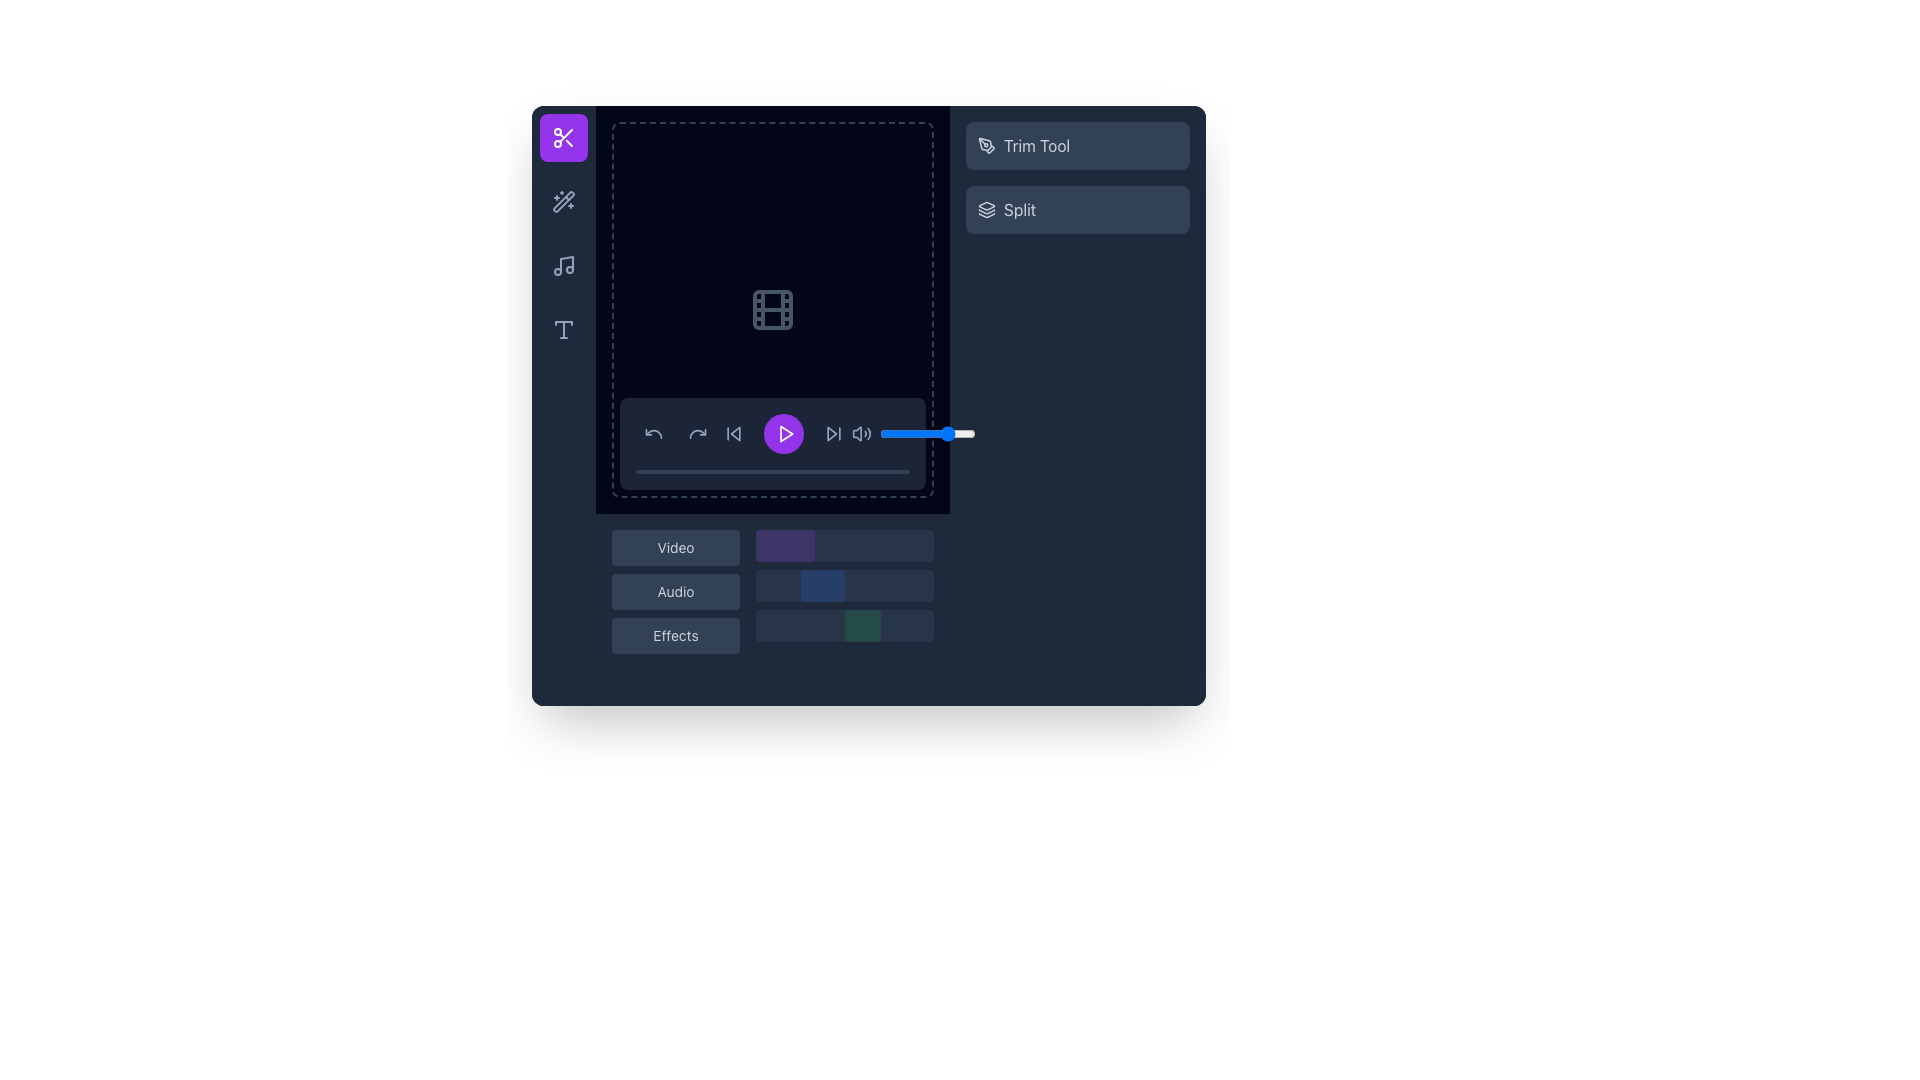 The width and height of the screenshot is (1920, 1080). Describe the element at coordinates (565, 262) in the screenshot. I see `the music note icon located in the sidebar menu, specifically in the third position from the top, beneath the scissors and brush icons` at that location.